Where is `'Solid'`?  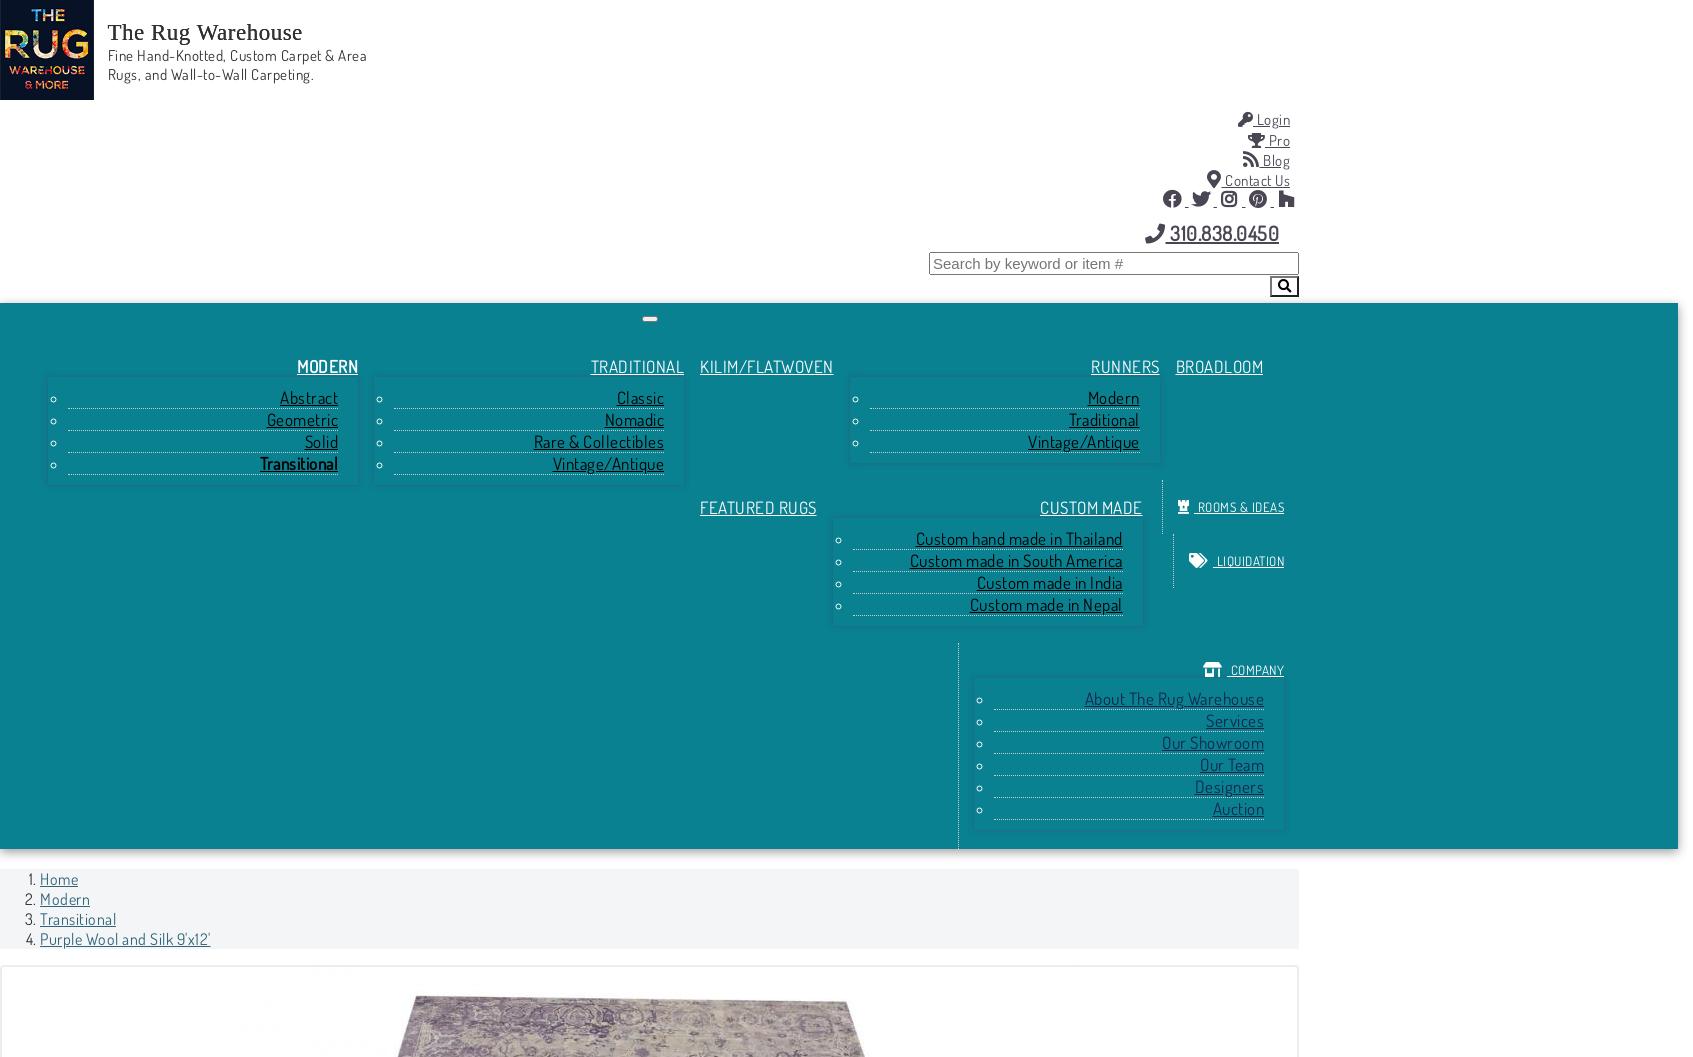
'Solid' is located at coordinates (319, 440).